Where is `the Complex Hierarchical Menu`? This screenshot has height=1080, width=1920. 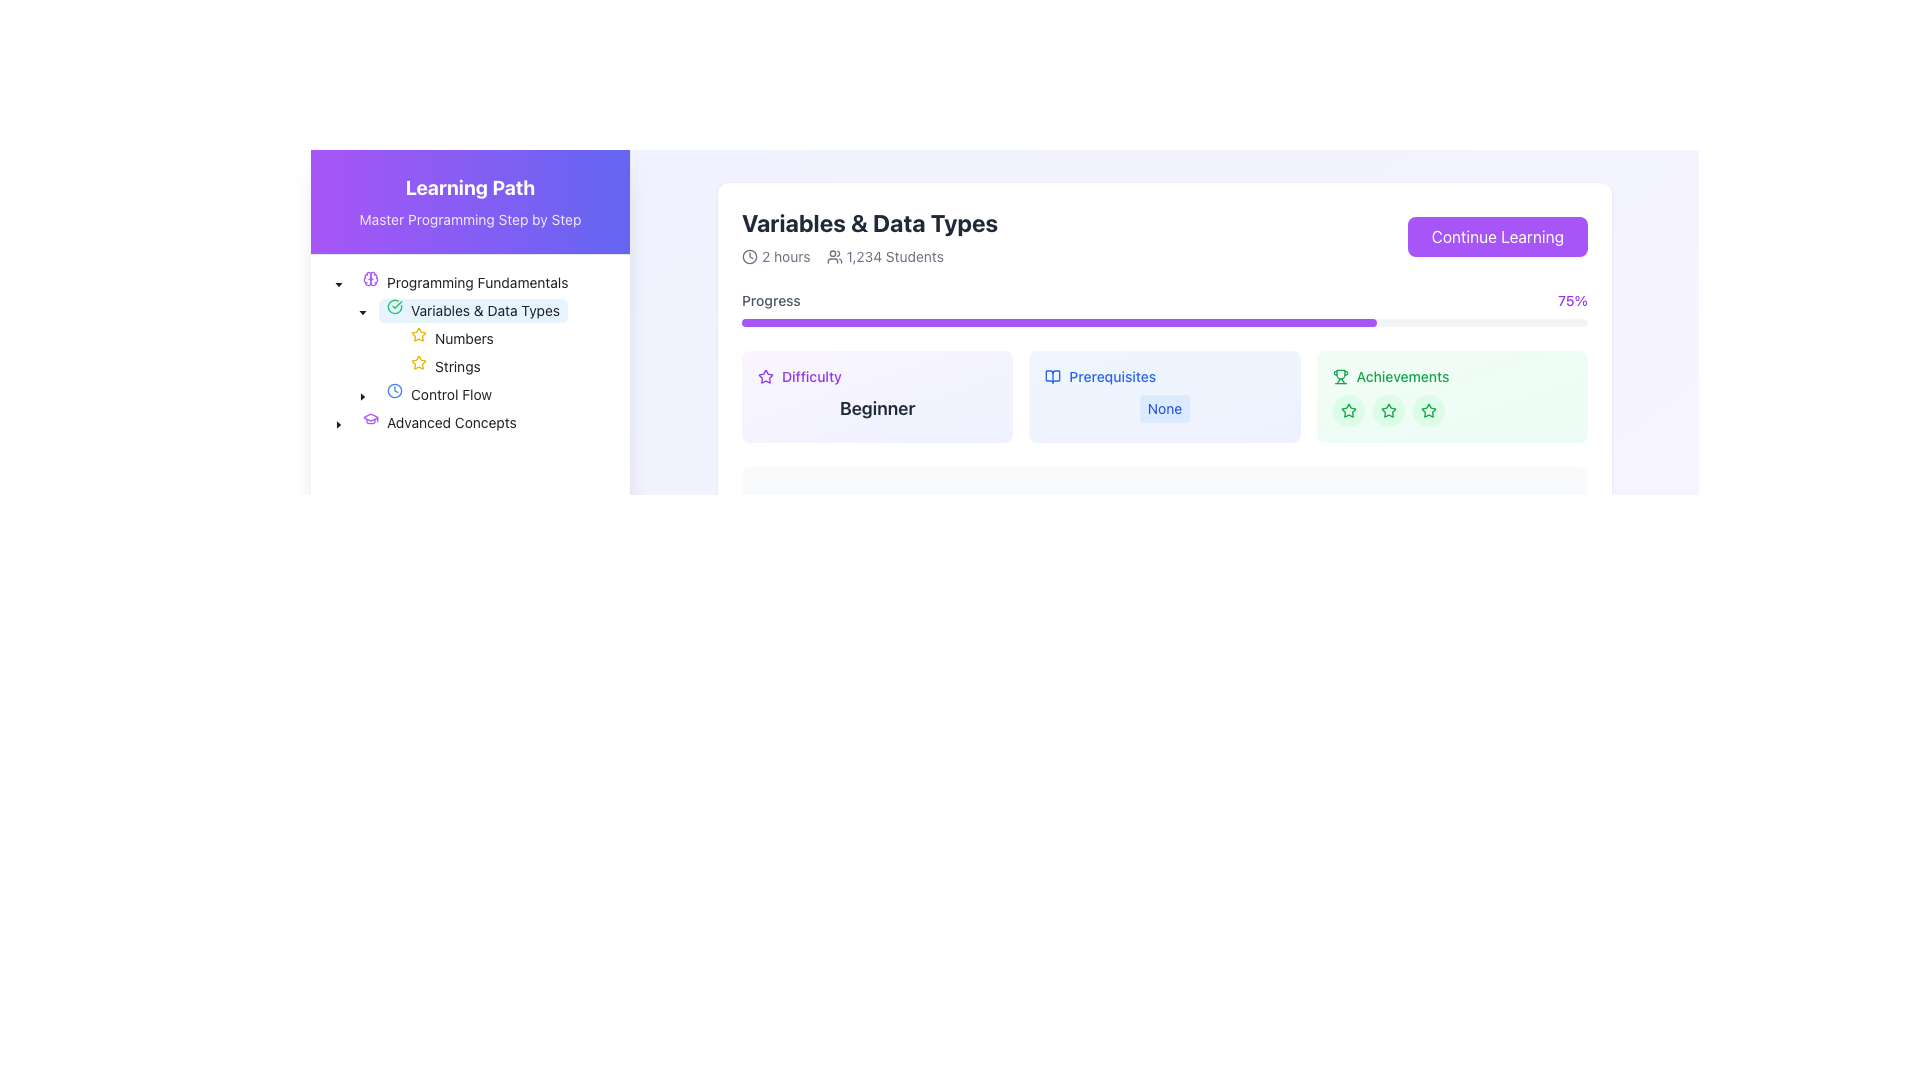
the Complex Hierarchical Menu is located at coordinates (469, 353).